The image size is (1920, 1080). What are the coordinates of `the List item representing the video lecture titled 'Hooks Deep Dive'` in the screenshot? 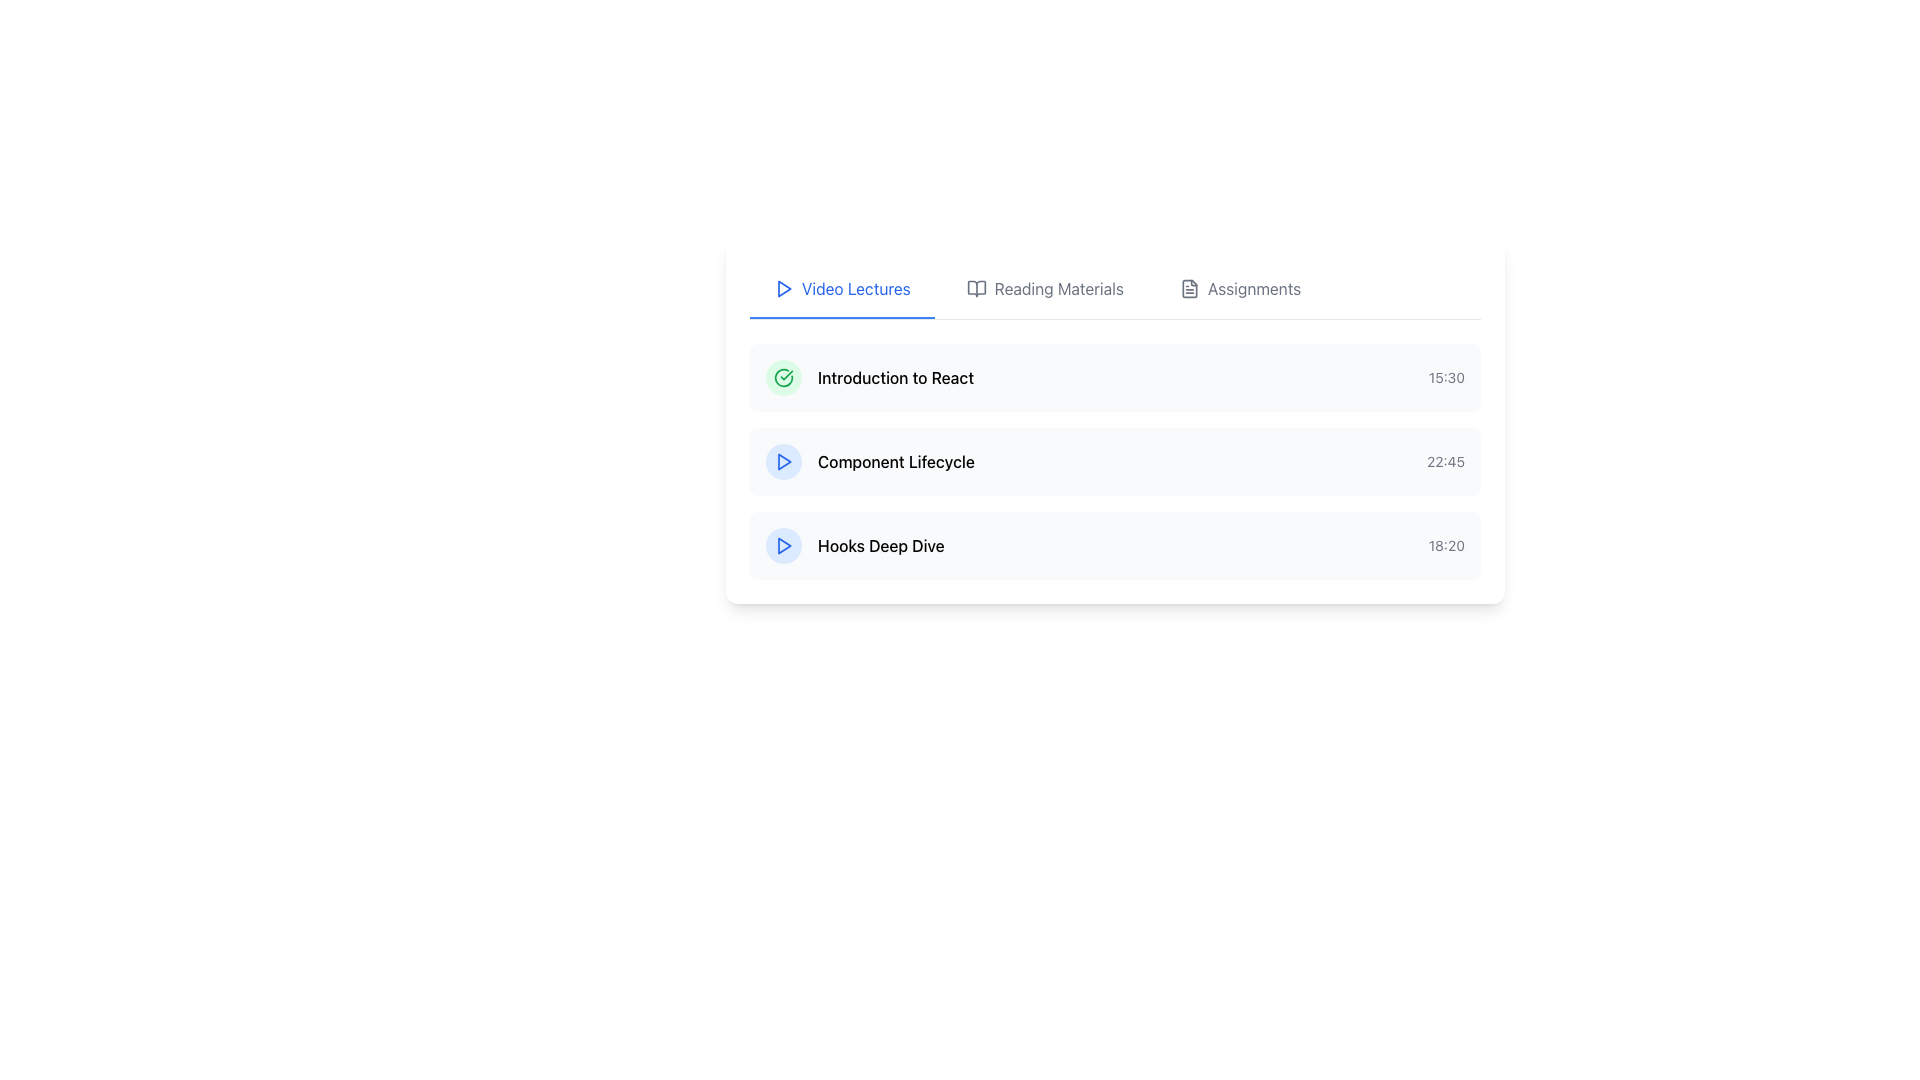 It's located at (1114, 546).